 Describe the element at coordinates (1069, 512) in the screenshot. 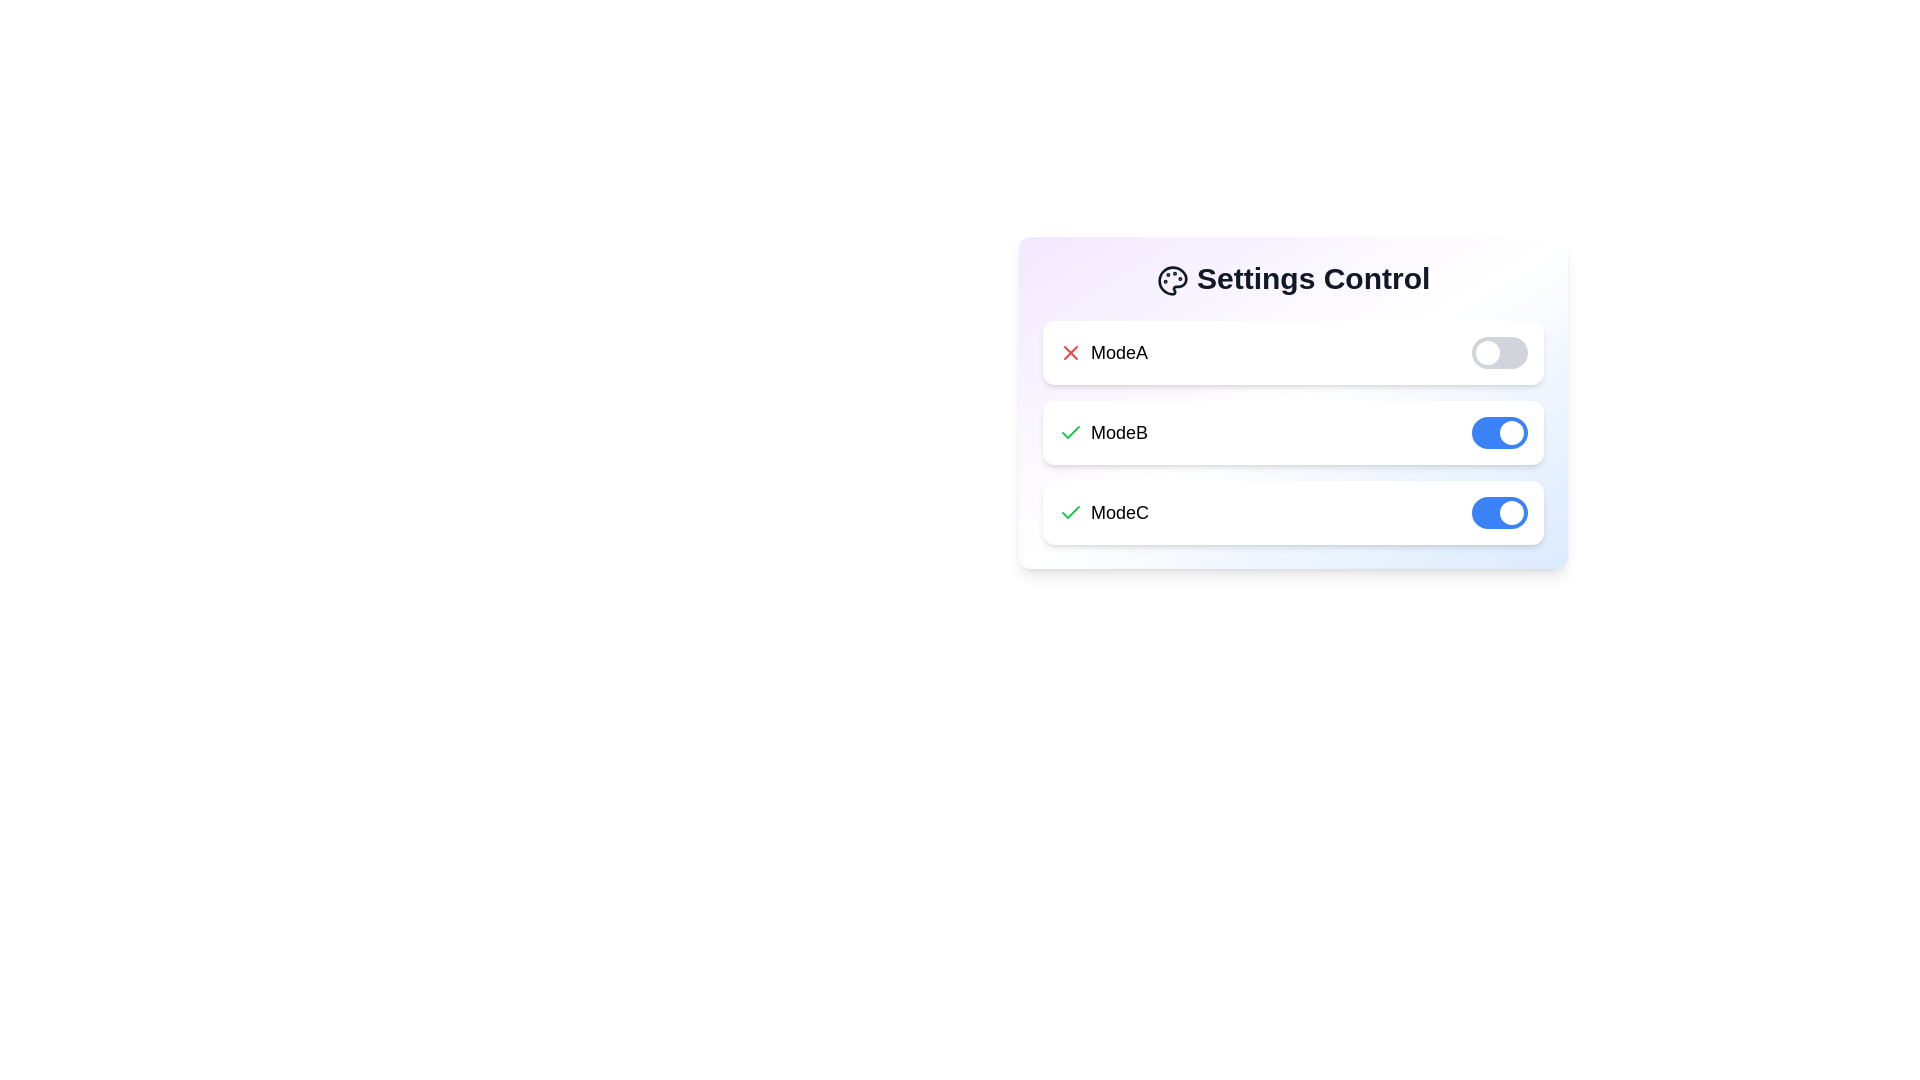

I see `the green checkmark icon that is part of the list item labeled 'ModeC', located to the left of the text` at that location.